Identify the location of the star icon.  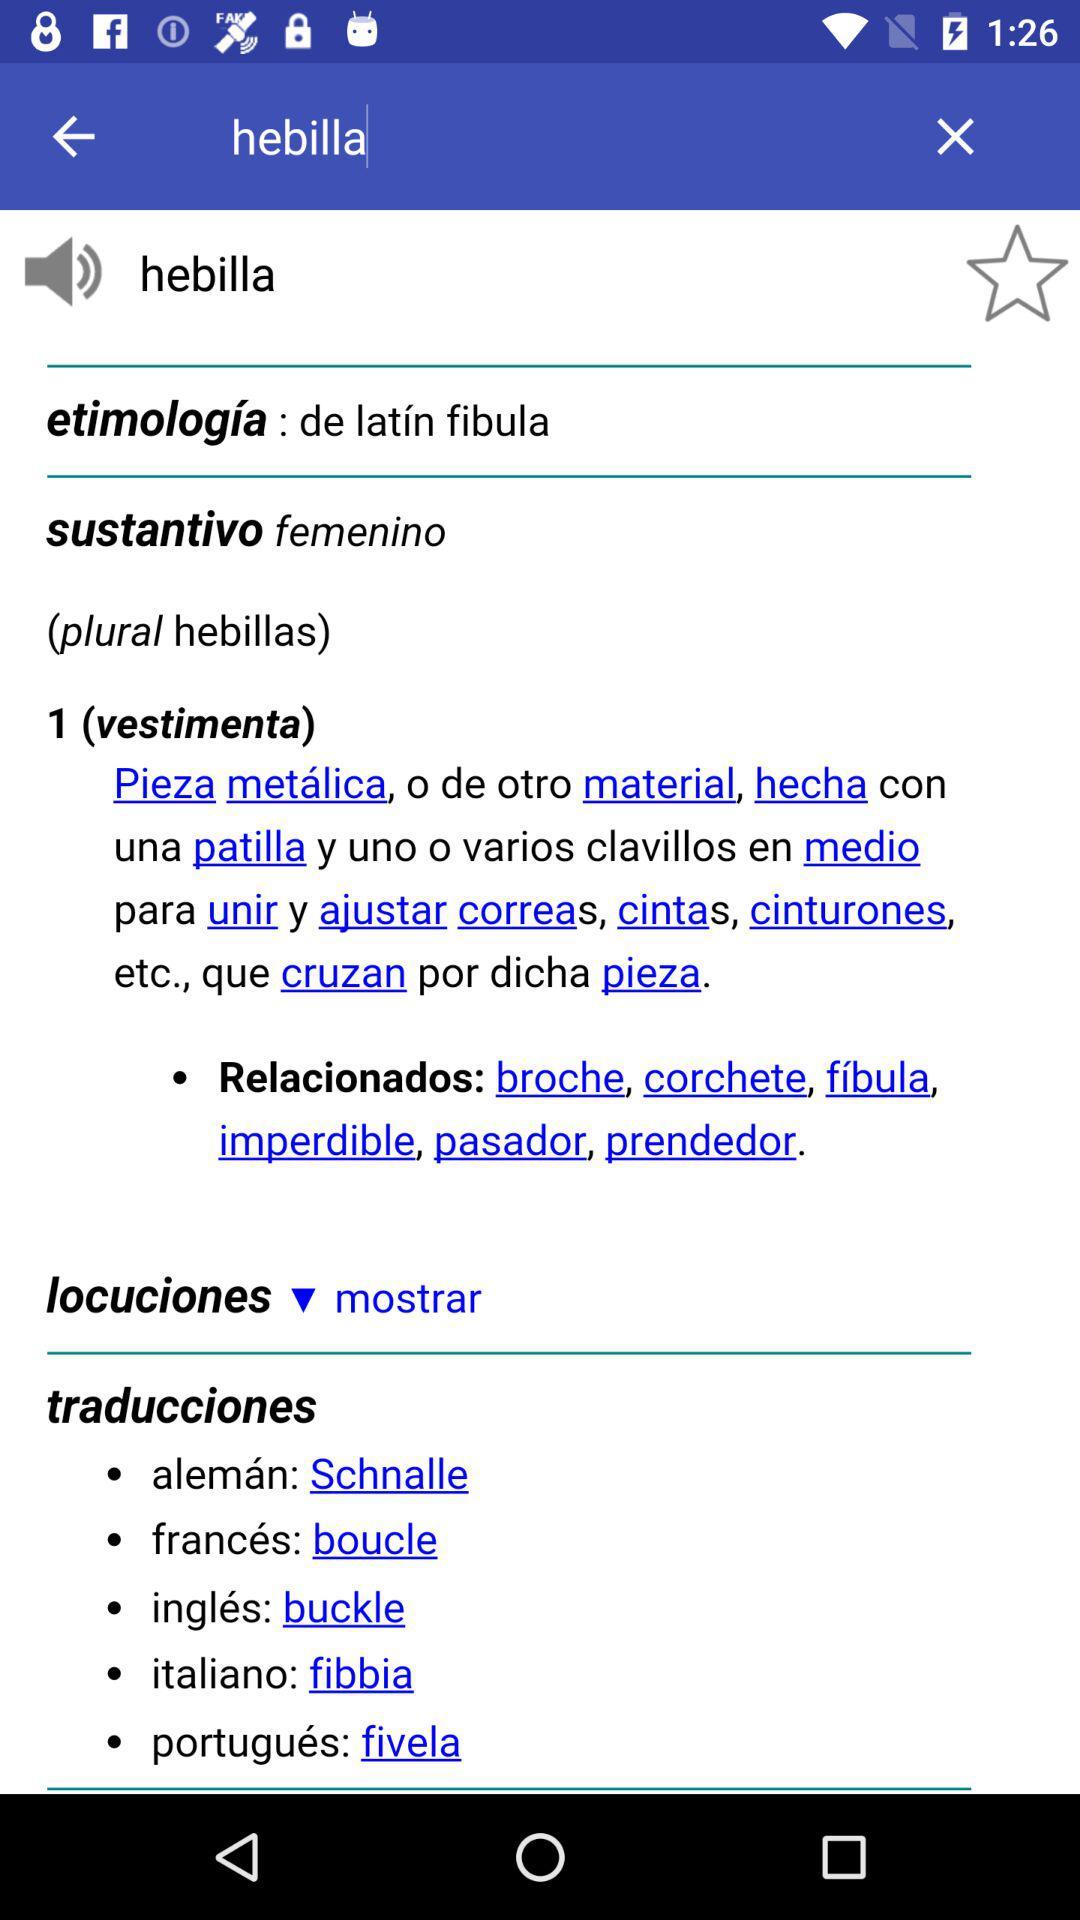
(1017, 272).